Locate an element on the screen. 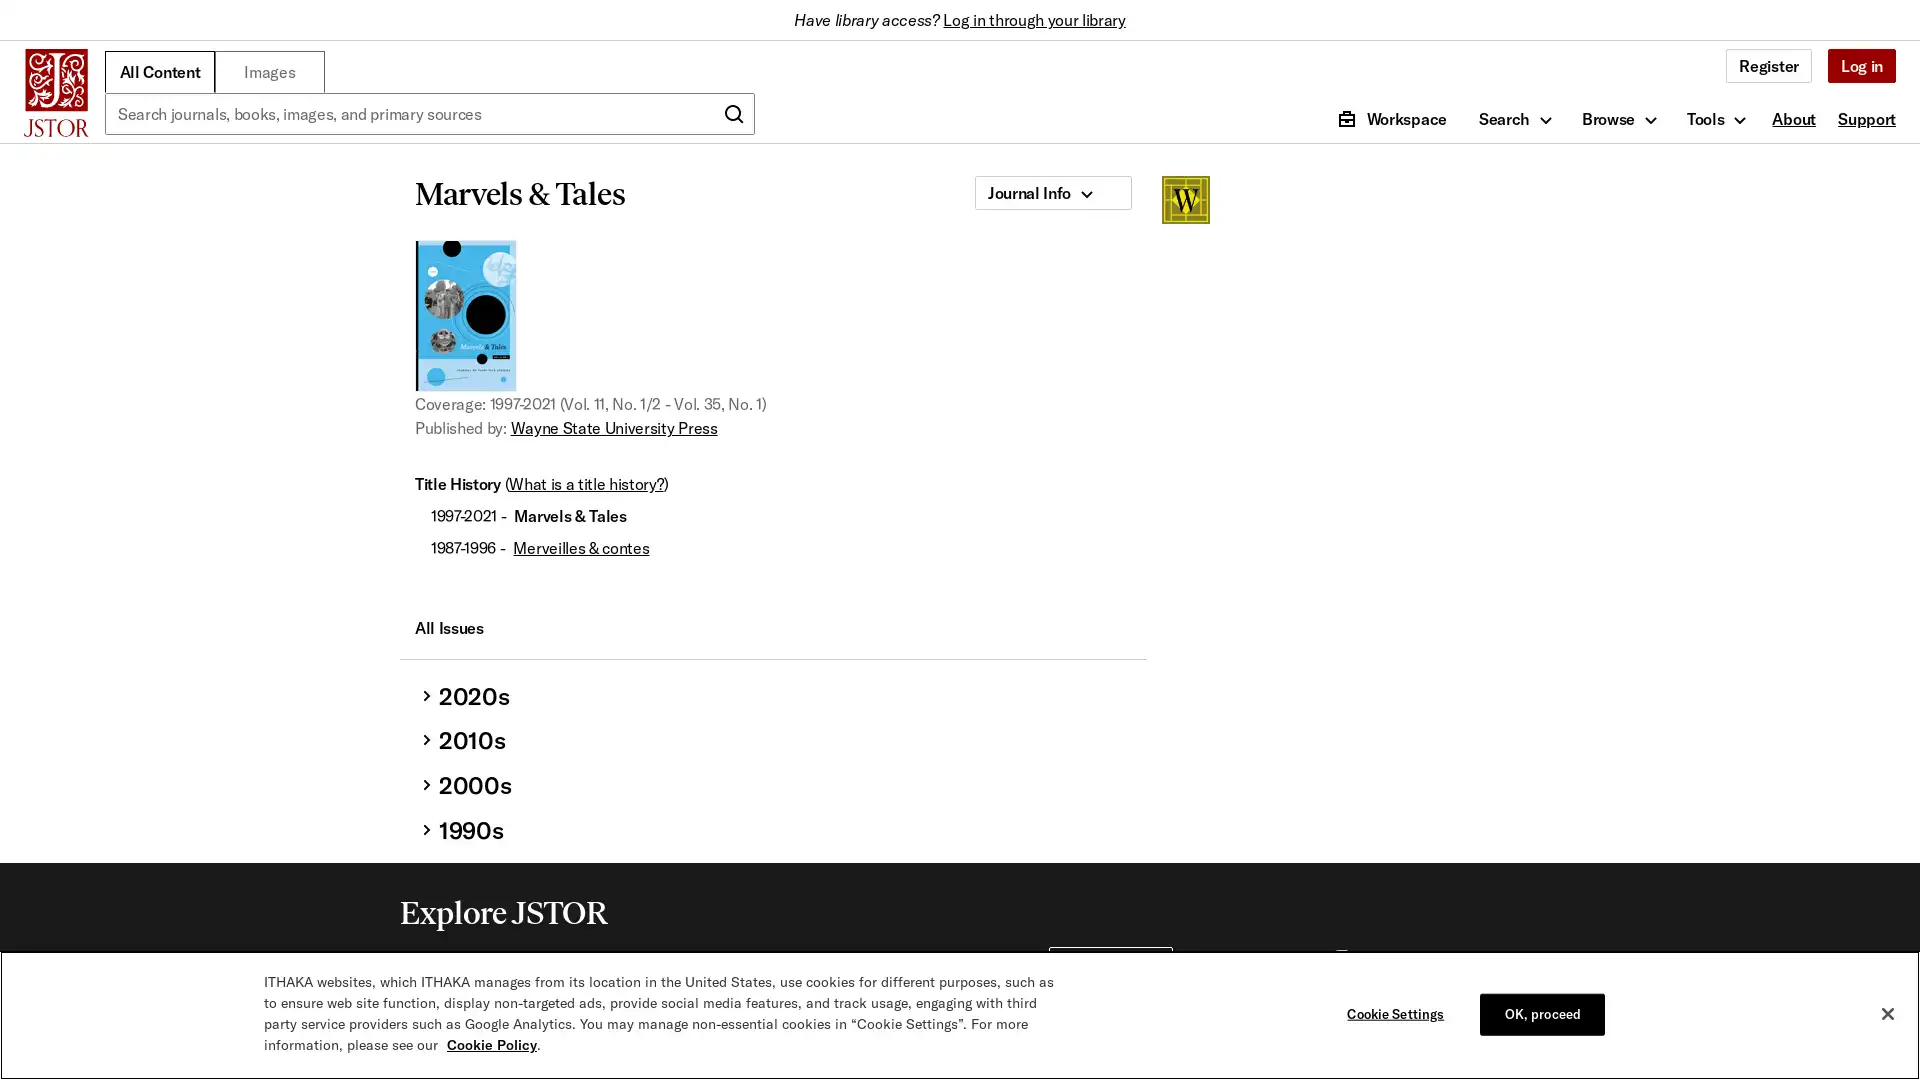 Image resolution: width=1920 pixels, height=1080 pixels. Cookie Settings is located at coordinates (1399, 1014).